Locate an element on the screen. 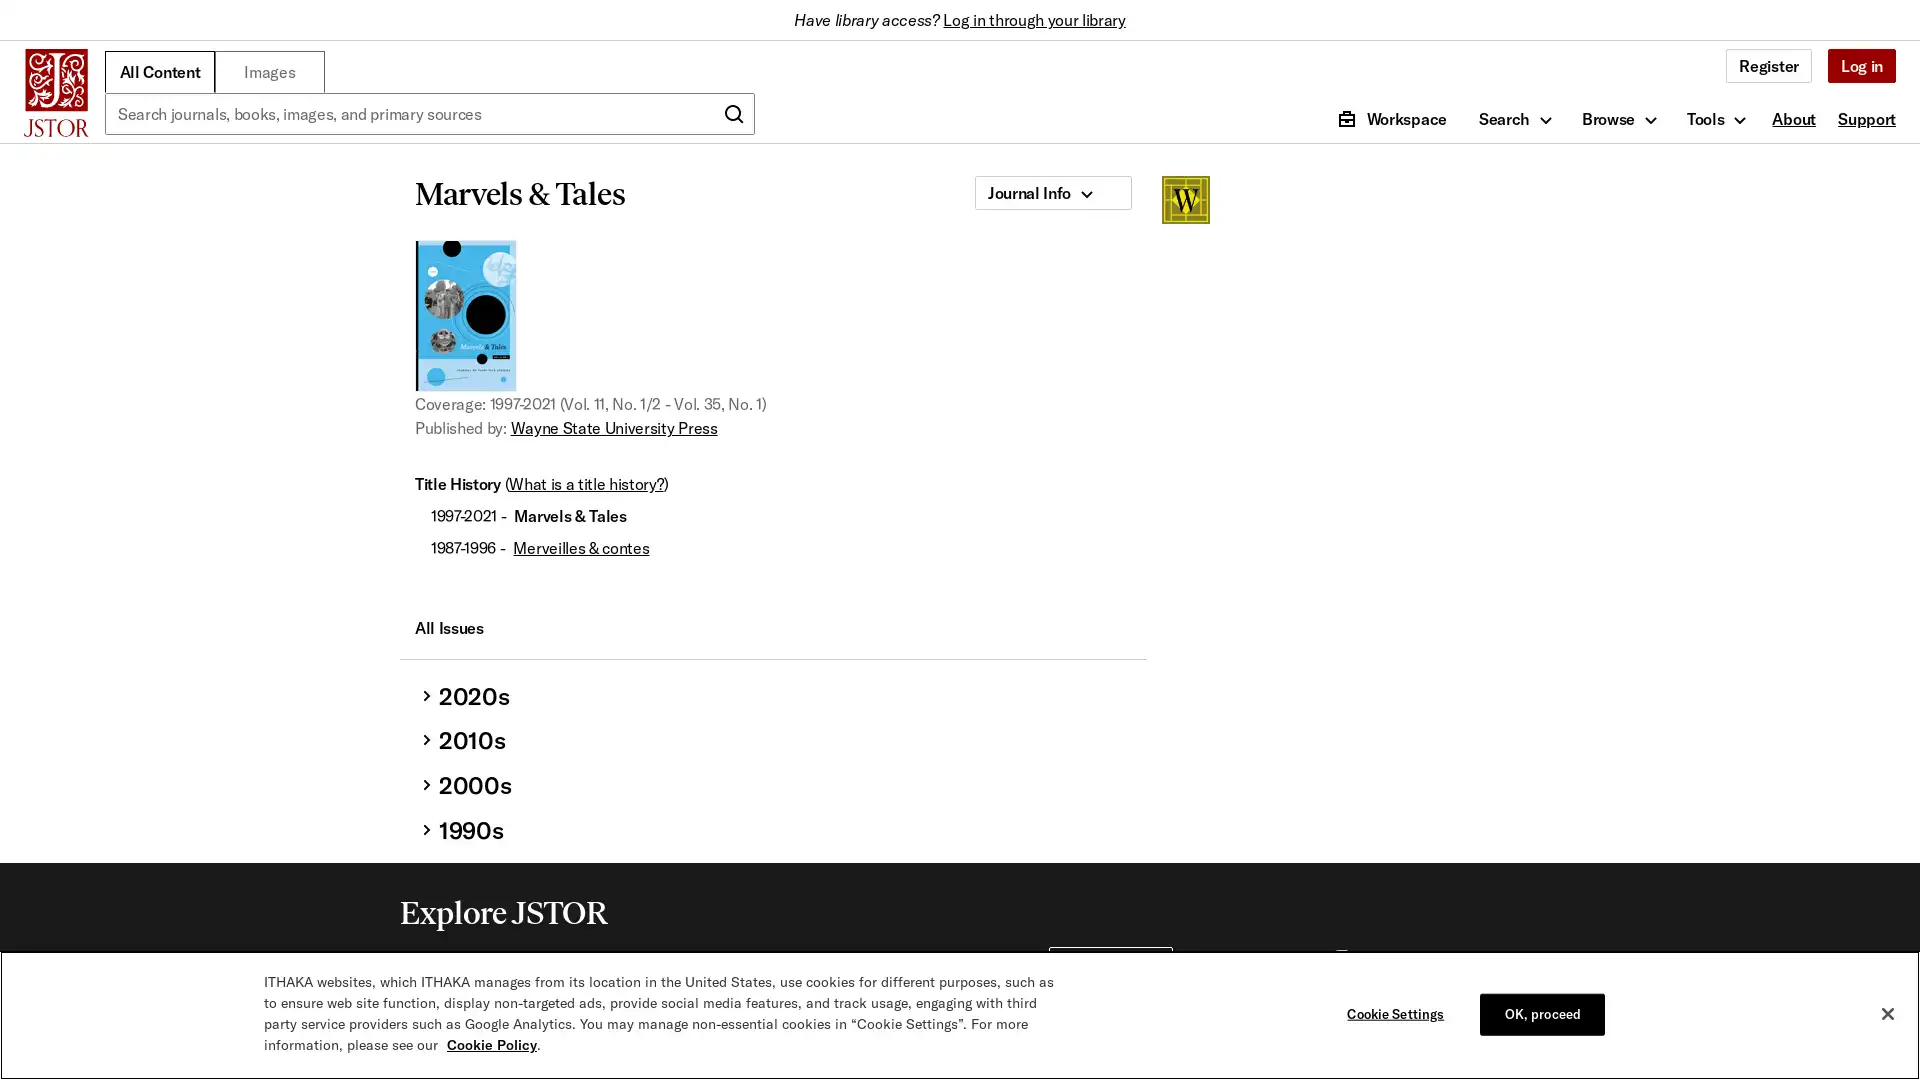 Image resolution: width=1920 pixels, height=1080 pixels. Cookie Settings is located at coordinates (1399, 1014).